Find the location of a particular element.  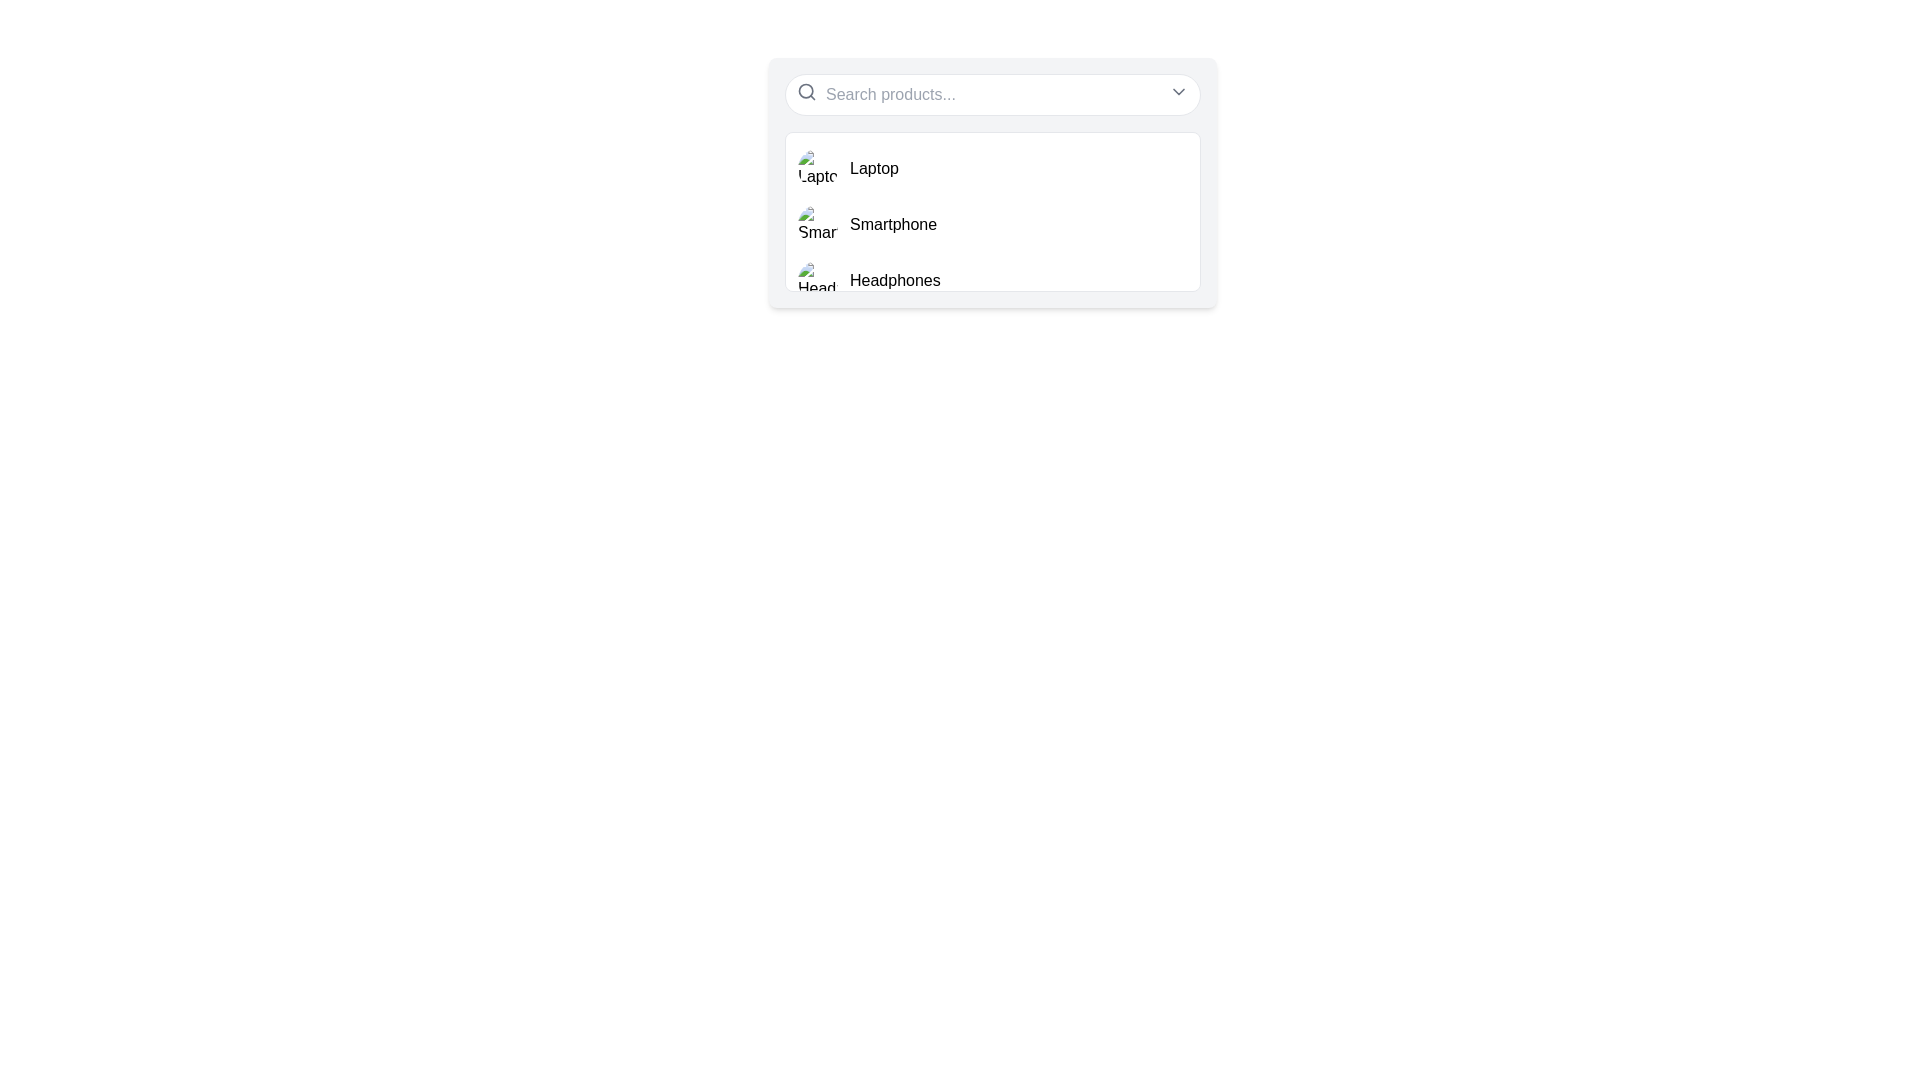

the circular image element representing headphones, located to the left of the text 'Headphones' in the last row of the product list is located at coordinates (817, 281).